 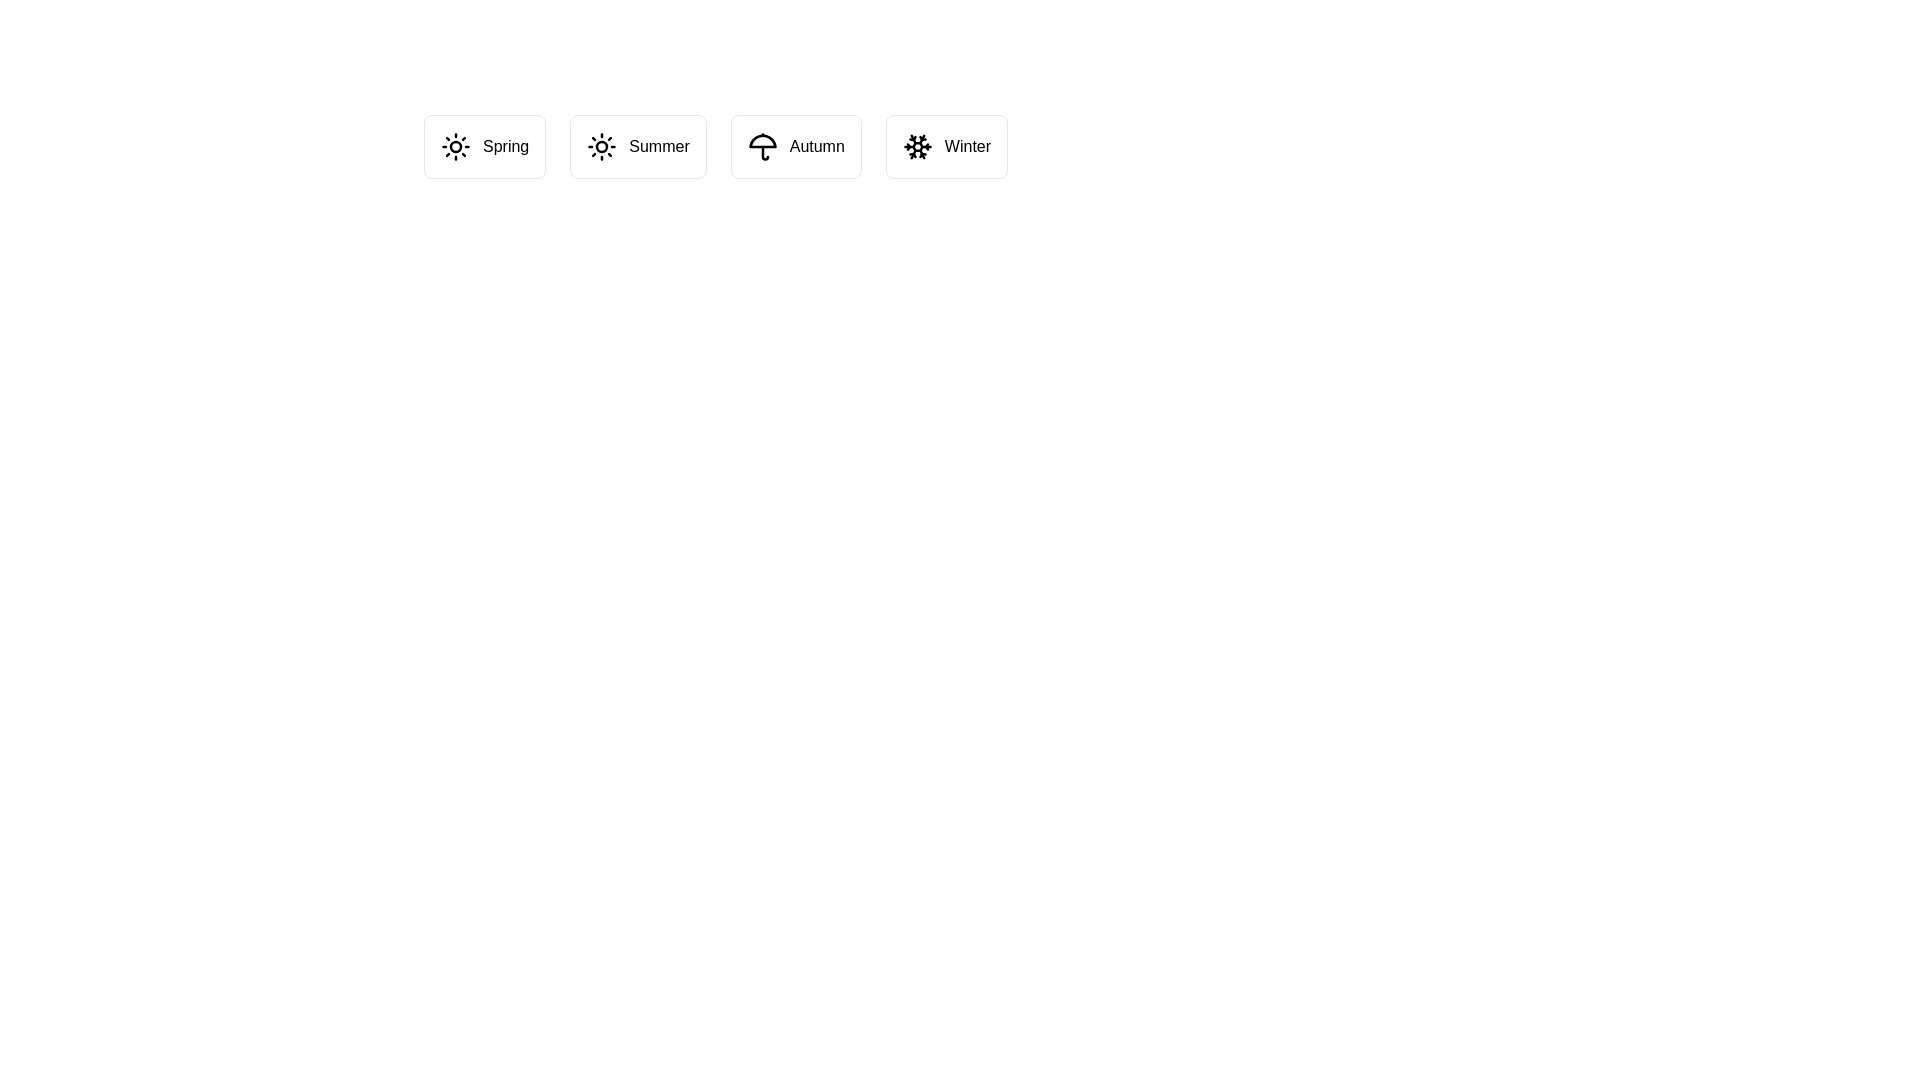 I want to click on the snowflake icon located in the center of the fourth 'Winter' card, which is styled with a black stroke and white space inside, so click(x=916, y=145).